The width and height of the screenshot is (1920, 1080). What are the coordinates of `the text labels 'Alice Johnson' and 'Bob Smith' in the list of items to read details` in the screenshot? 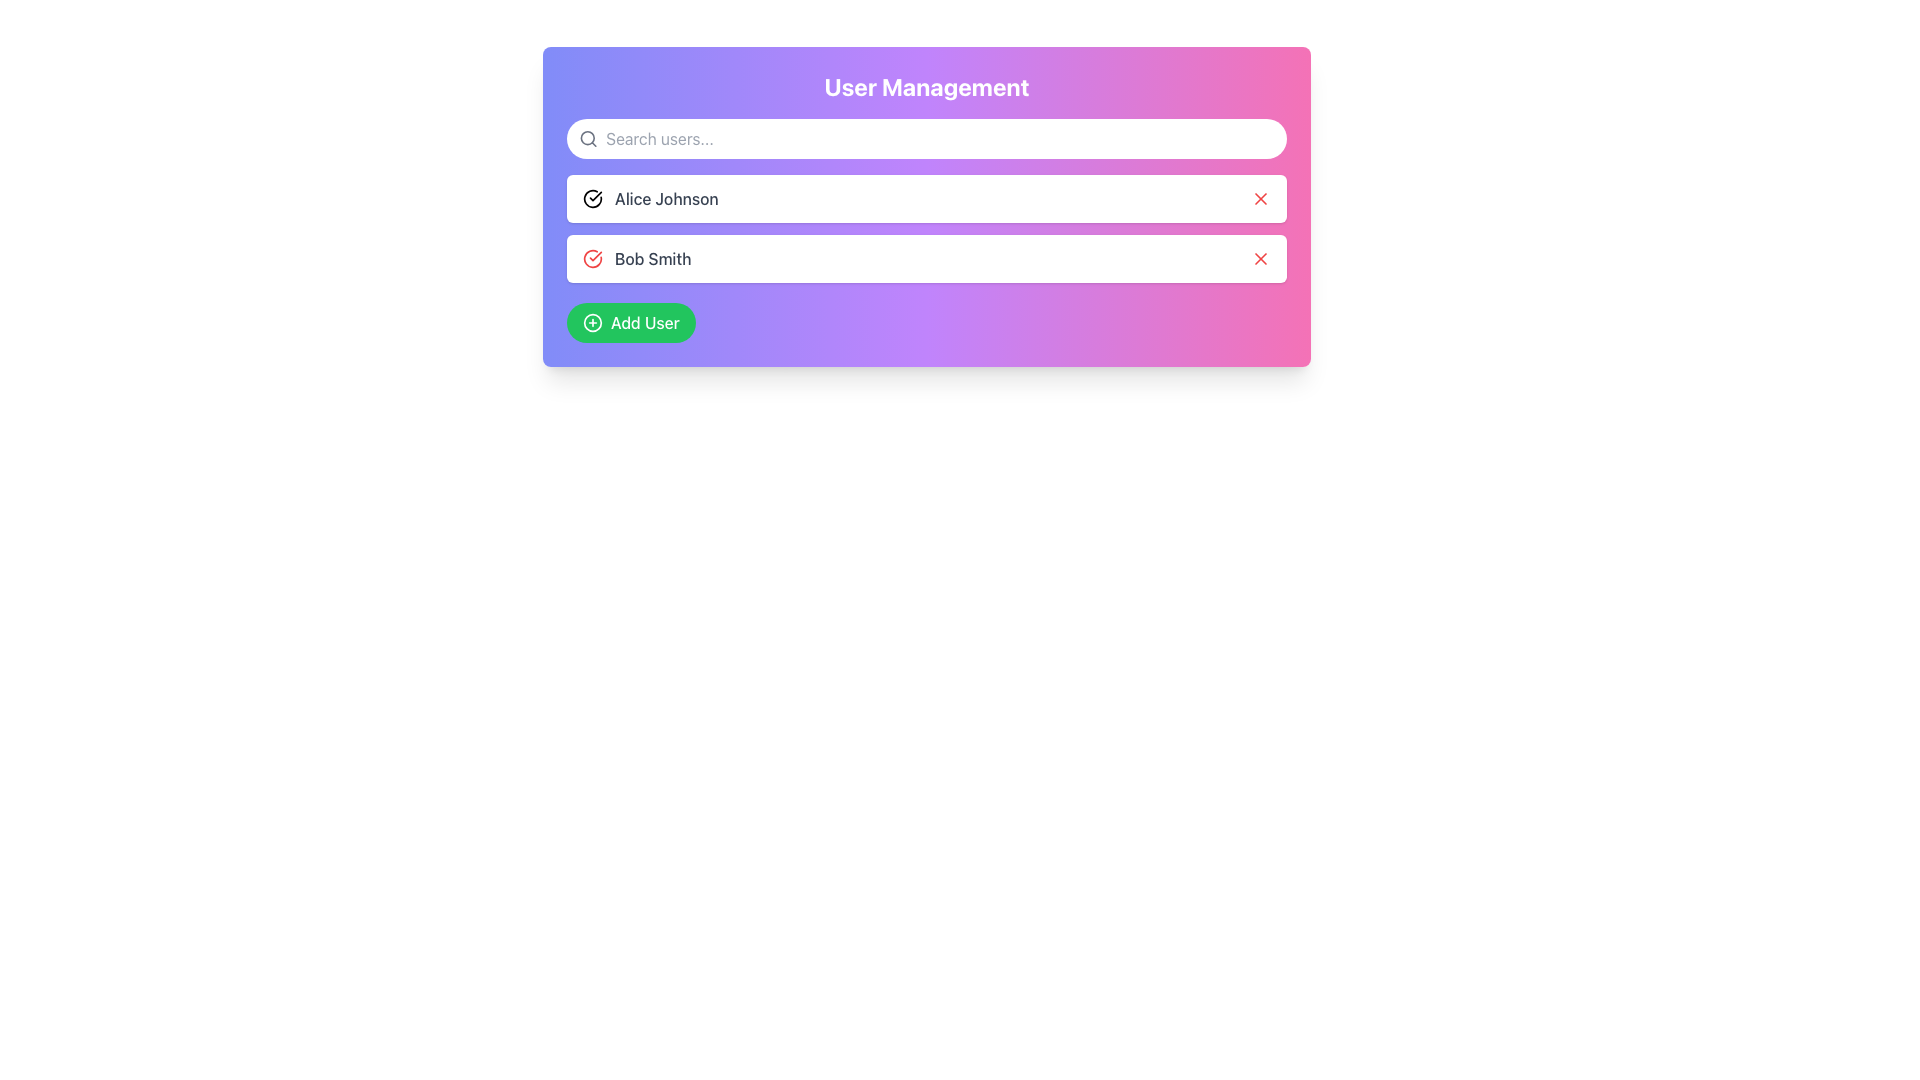 It's located at (925, 227).